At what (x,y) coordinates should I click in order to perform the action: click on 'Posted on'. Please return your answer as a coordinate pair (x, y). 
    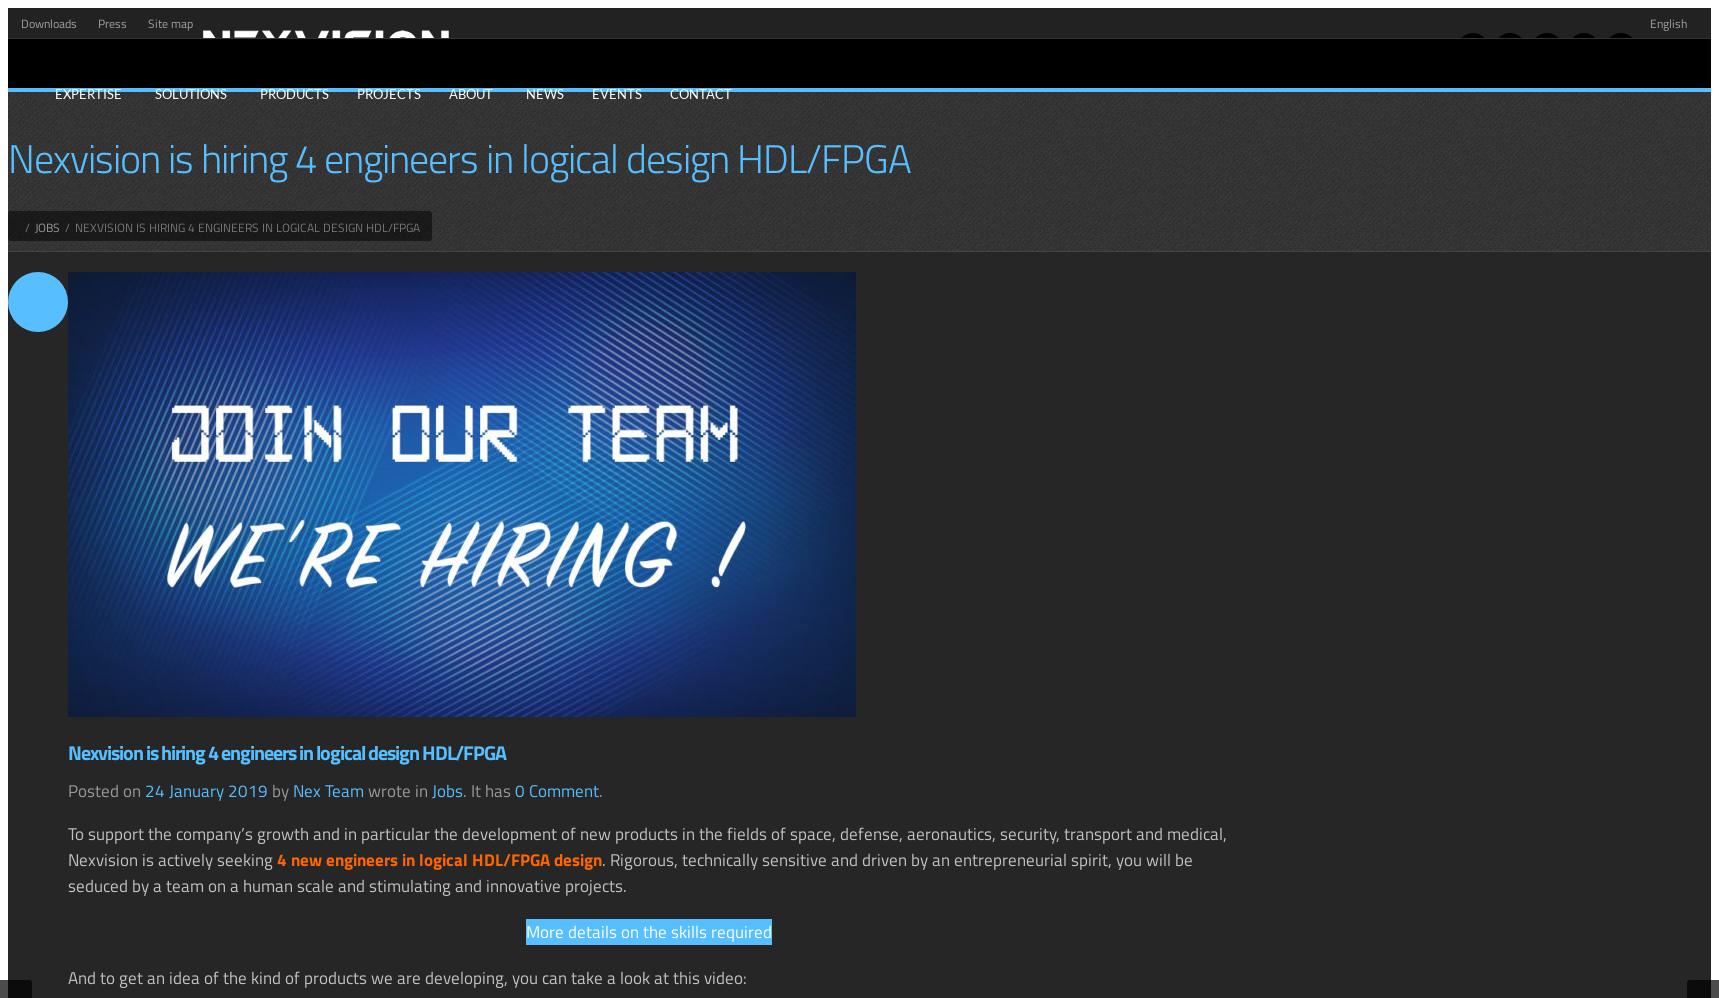
    Looking at the image, I should click on (106, 789).